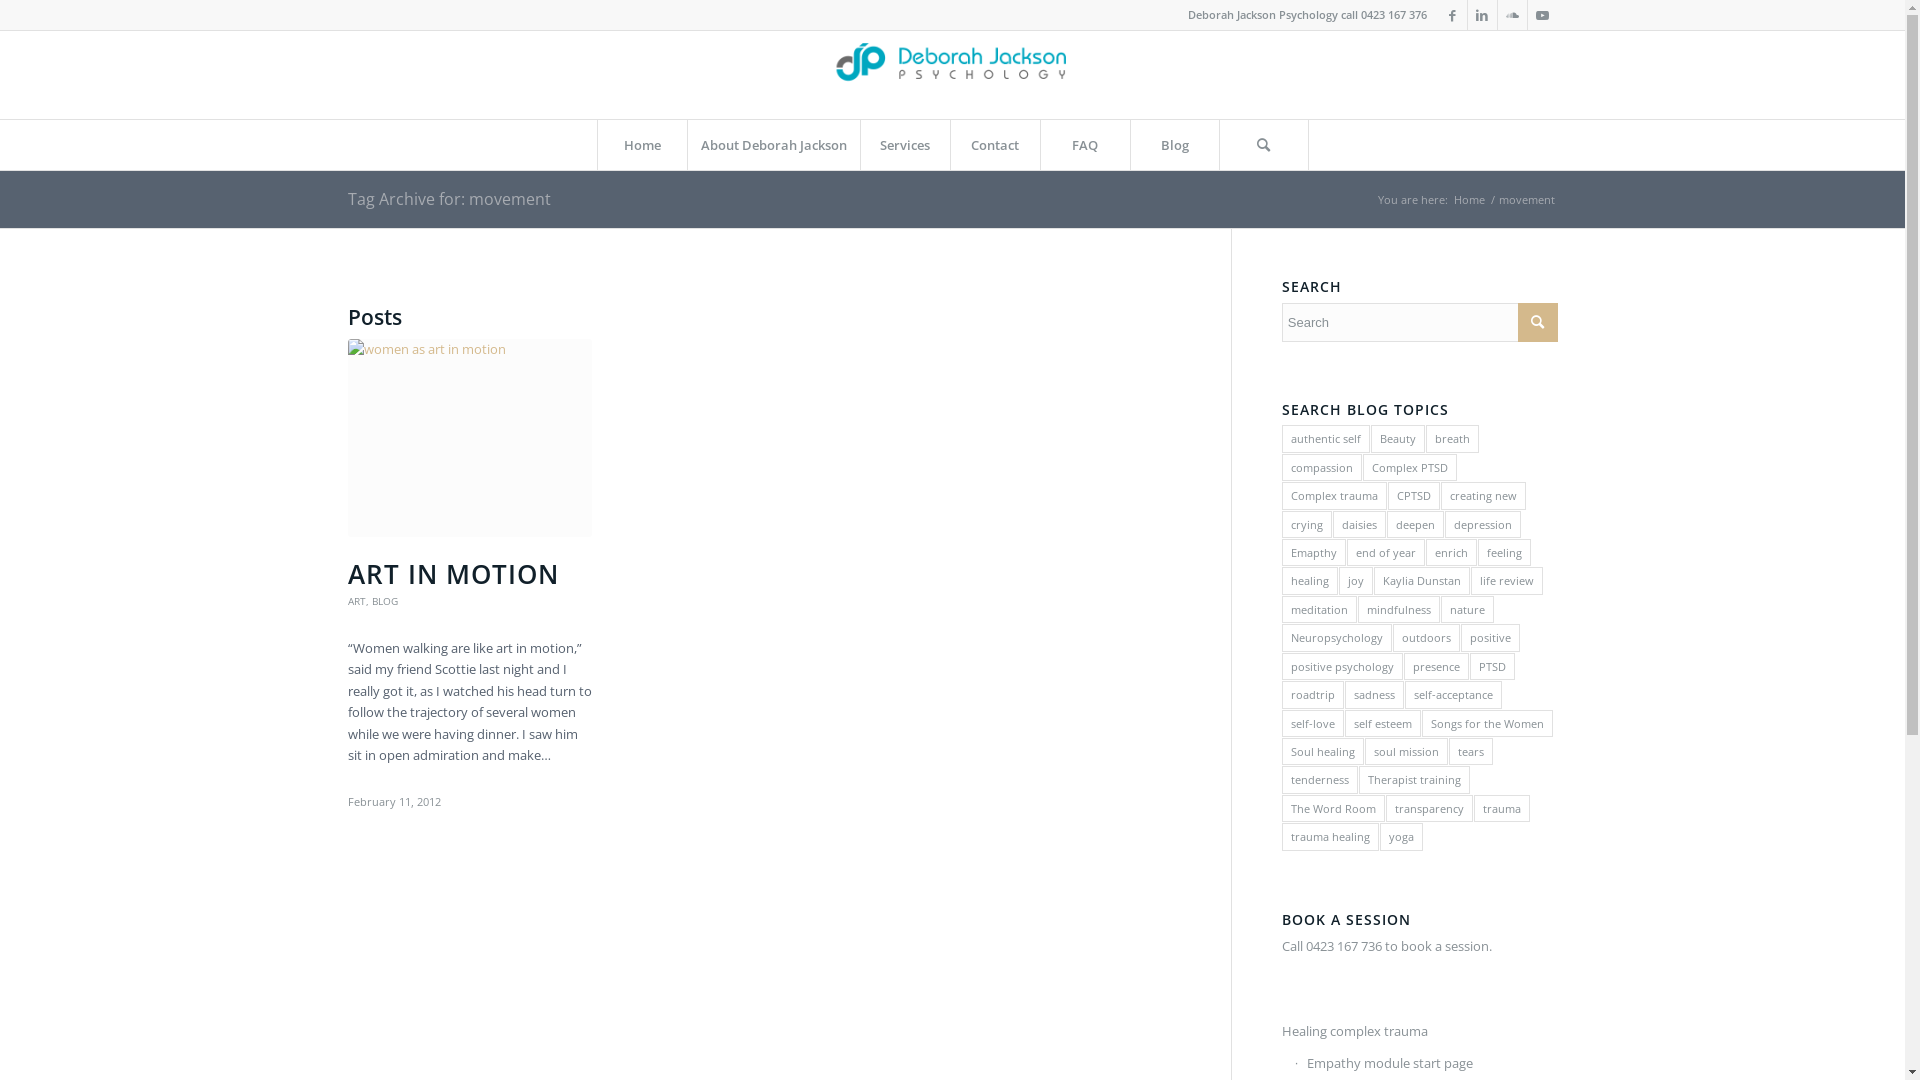 The height and width of the screenshot is (1080, 1920). What do you see at coordinates (1373, 693) in the screenshot?
I see `'sadness'` at bounding box center [1373, 693].